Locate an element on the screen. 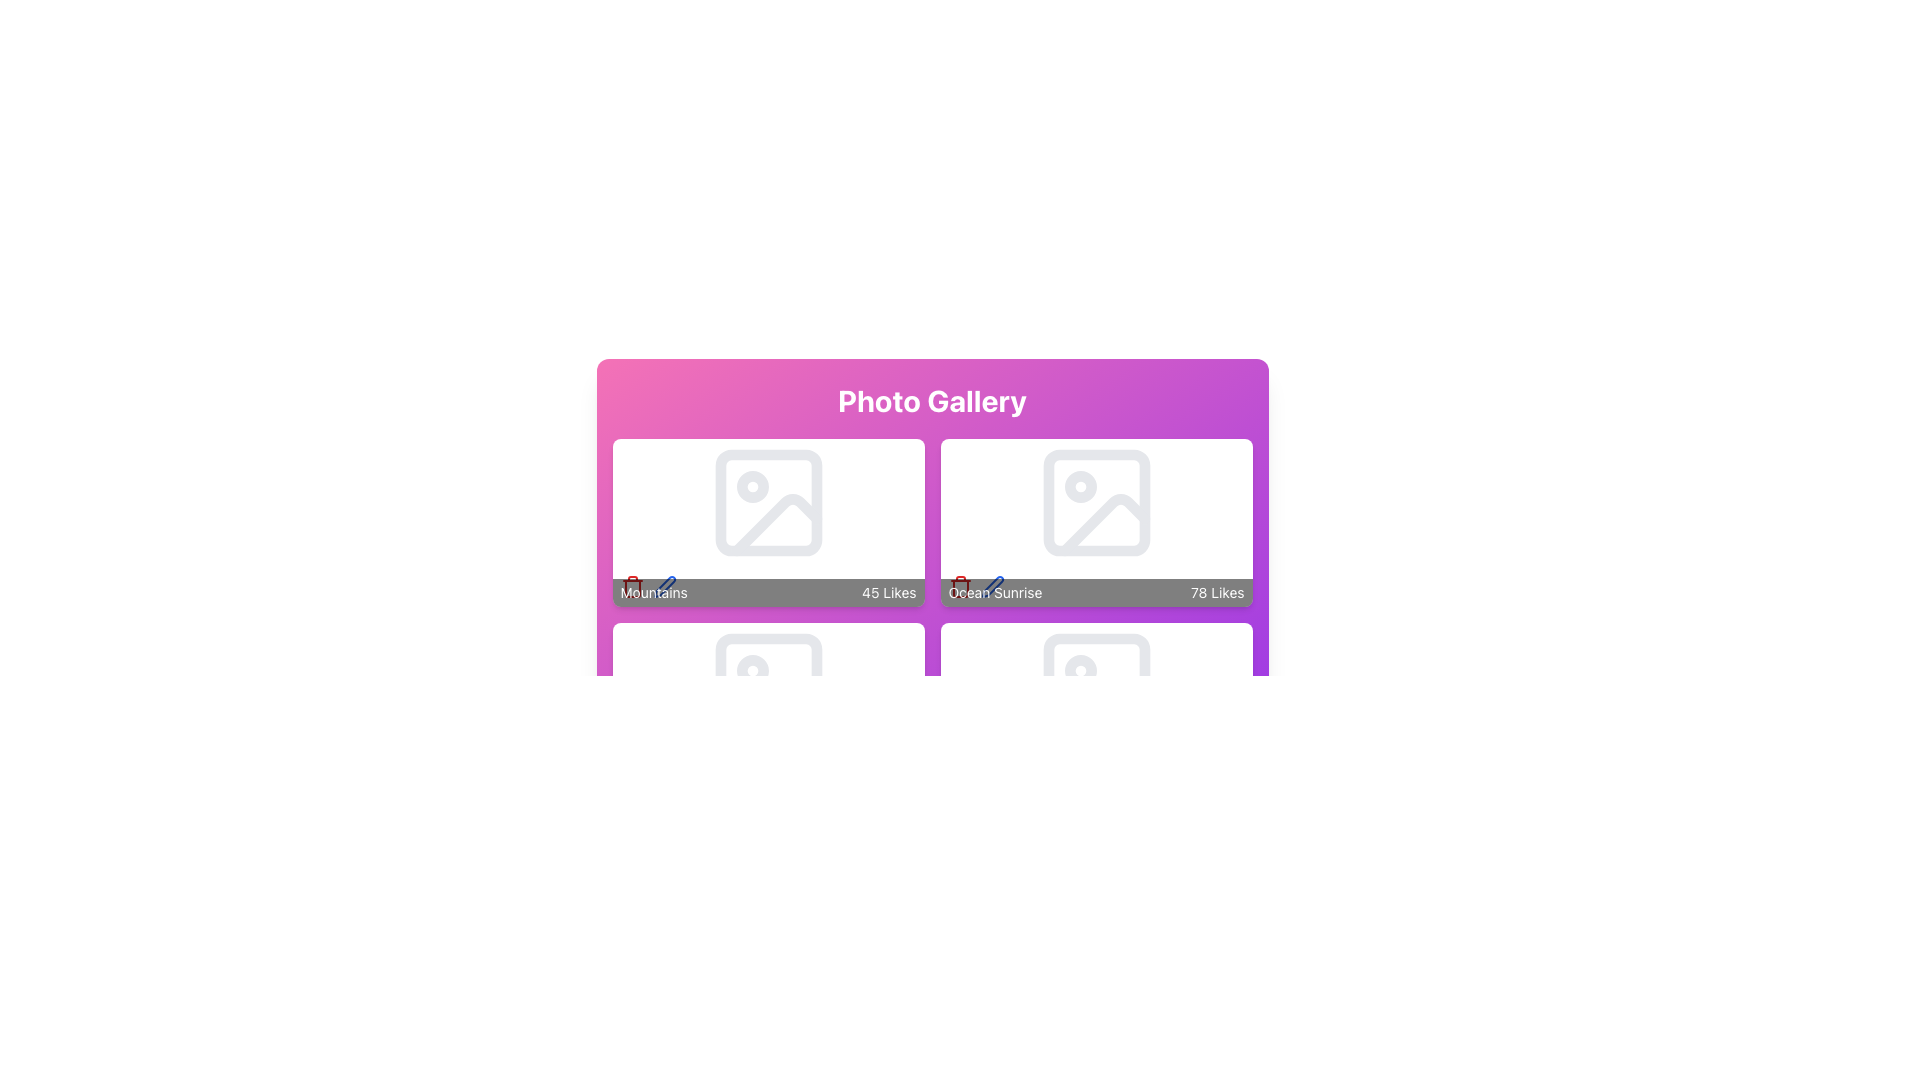  the first card in the gallery section, which has a white background, rounded corners, and displays 'Mountains' and '45 Likes' below a gray image placeholder is located at coordinates (767, 522).